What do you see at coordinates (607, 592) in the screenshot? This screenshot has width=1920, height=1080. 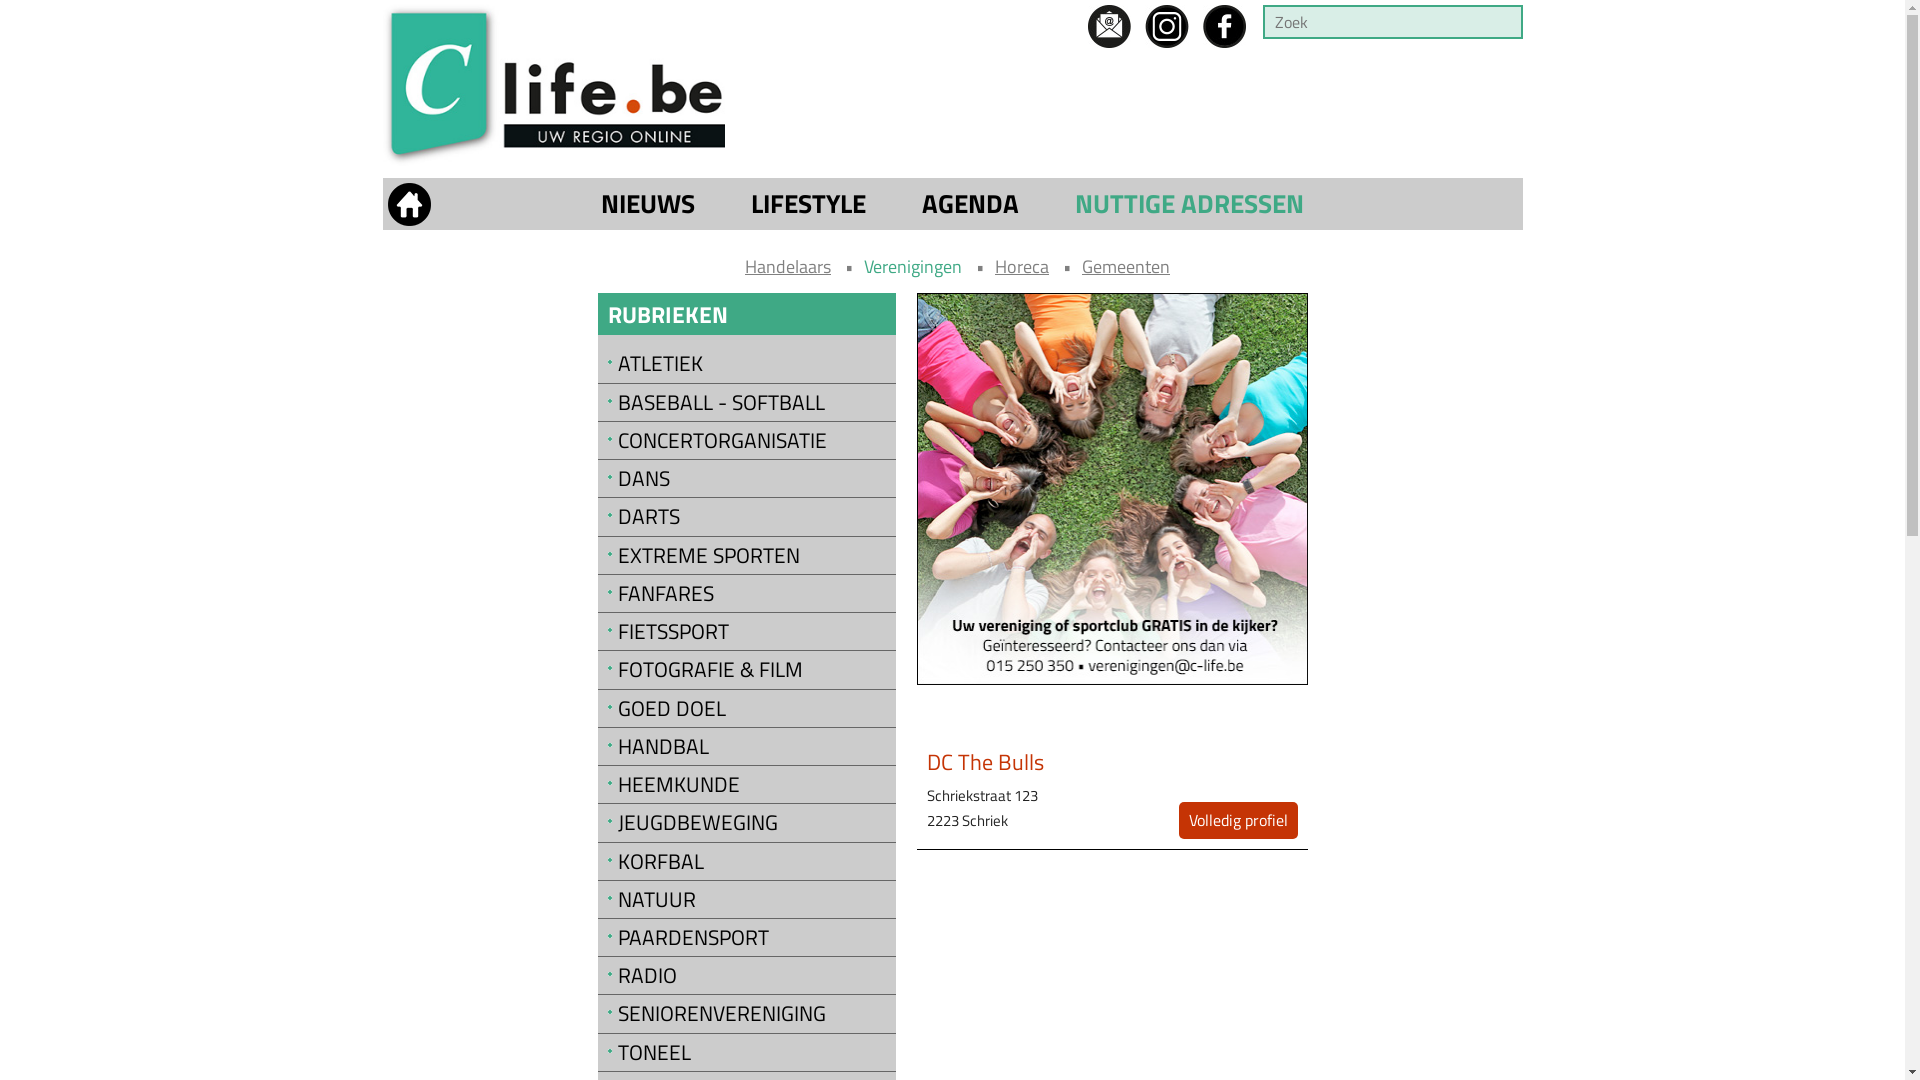 I see `'FANFARES'` at bounding box center [607, 592].